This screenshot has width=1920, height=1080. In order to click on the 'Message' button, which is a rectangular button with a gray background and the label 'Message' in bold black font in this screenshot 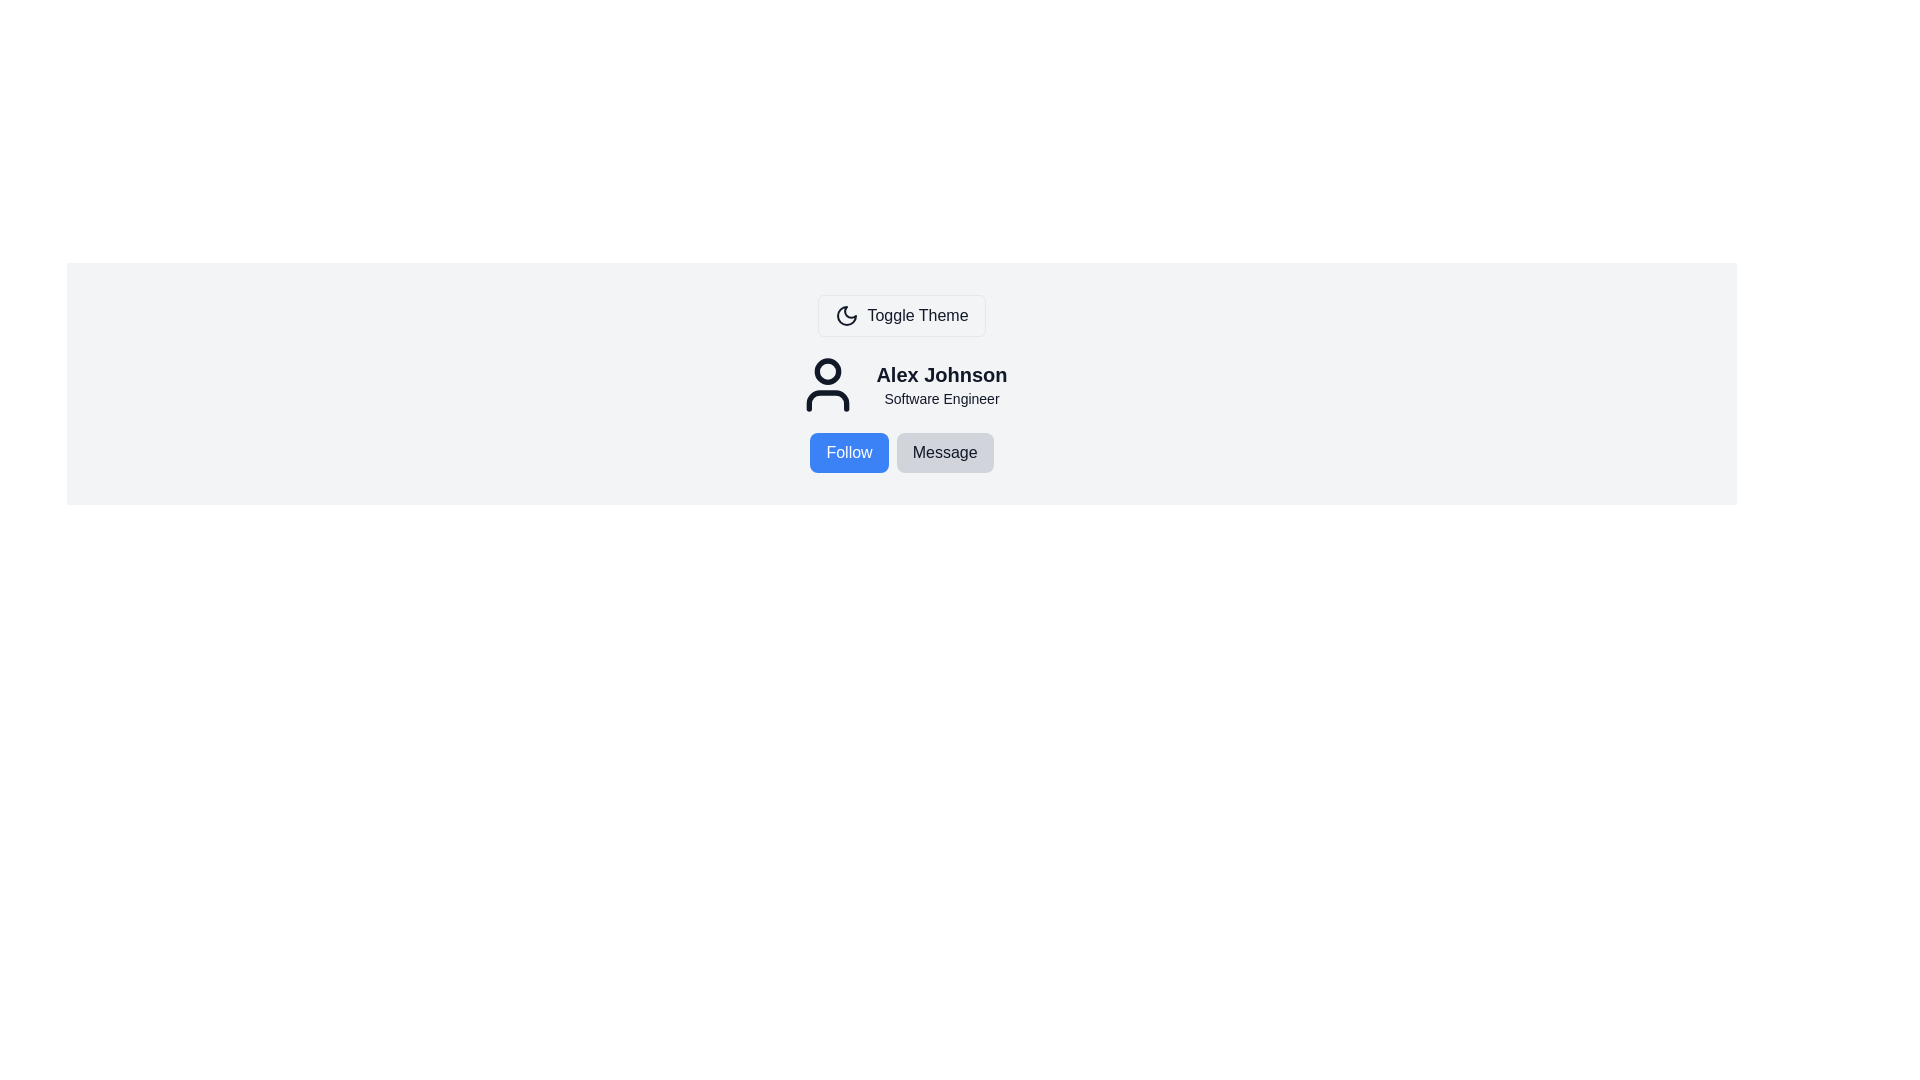, I will do `click(944, 452)`.